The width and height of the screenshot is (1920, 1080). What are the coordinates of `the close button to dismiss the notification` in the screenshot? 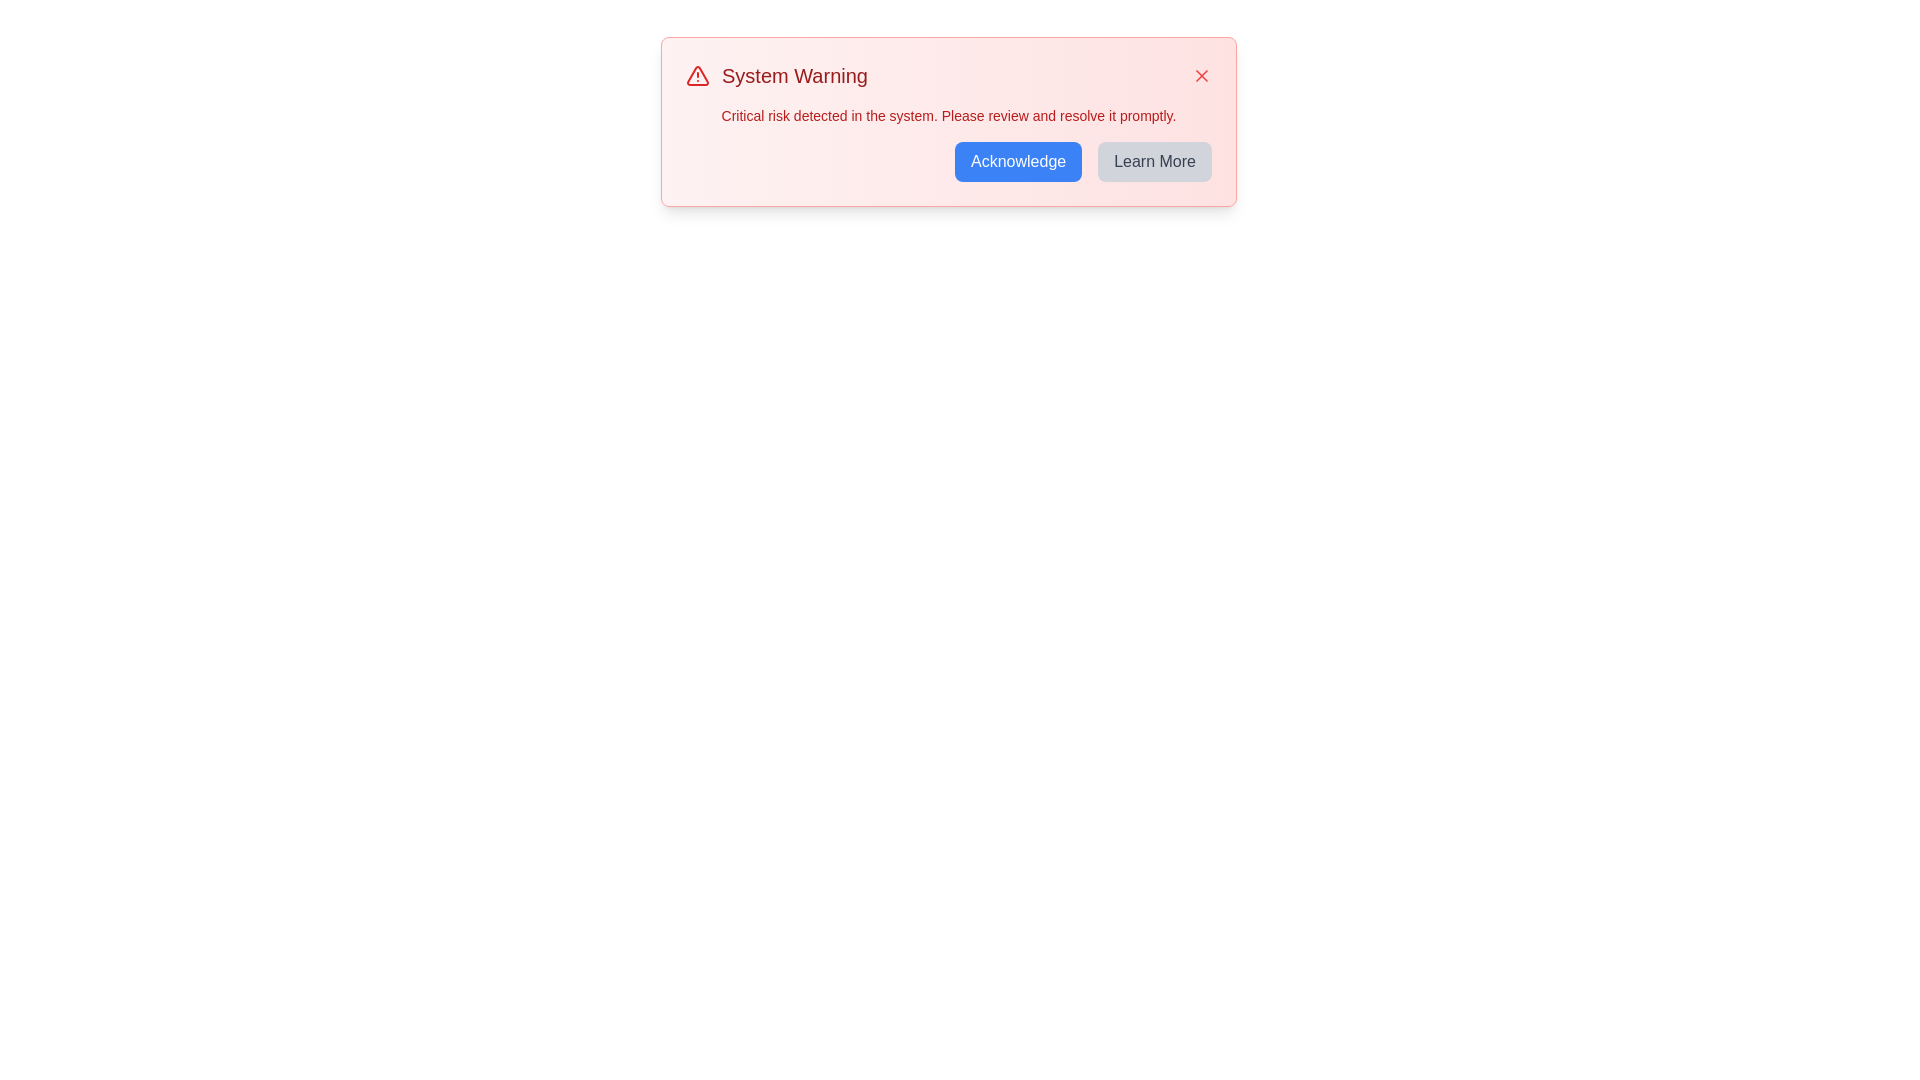 It's located at (1200, 75).